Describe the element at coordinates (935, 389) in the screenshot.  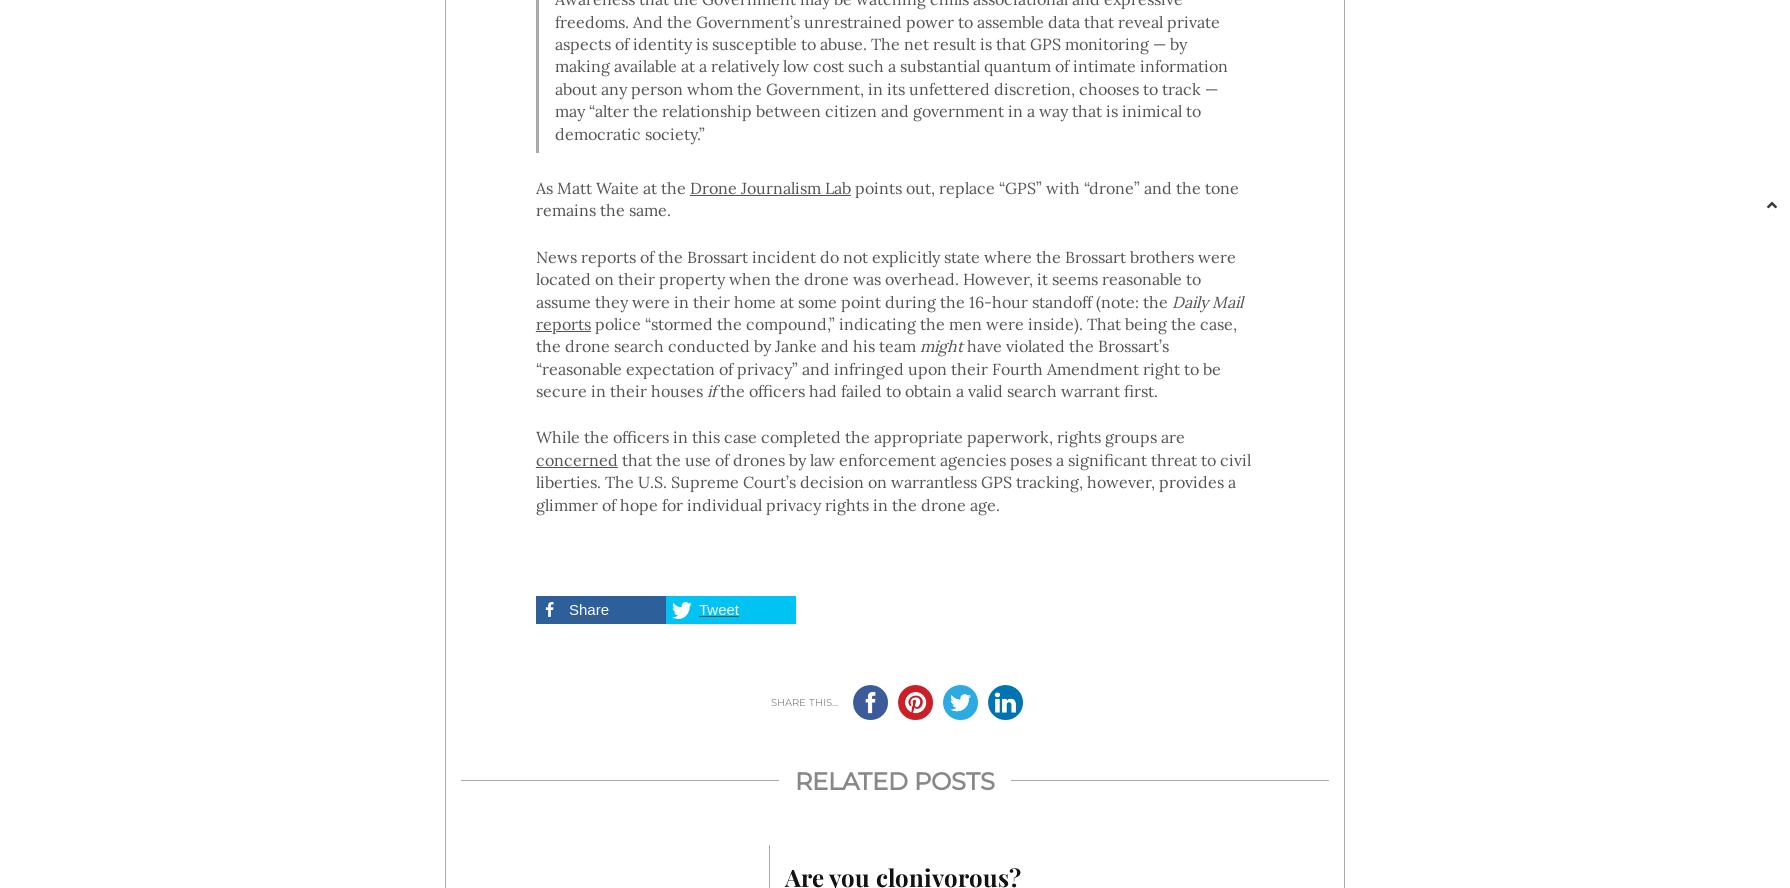
I see `'the officers had failed to obtain a valid search warrant first.'` at that location.